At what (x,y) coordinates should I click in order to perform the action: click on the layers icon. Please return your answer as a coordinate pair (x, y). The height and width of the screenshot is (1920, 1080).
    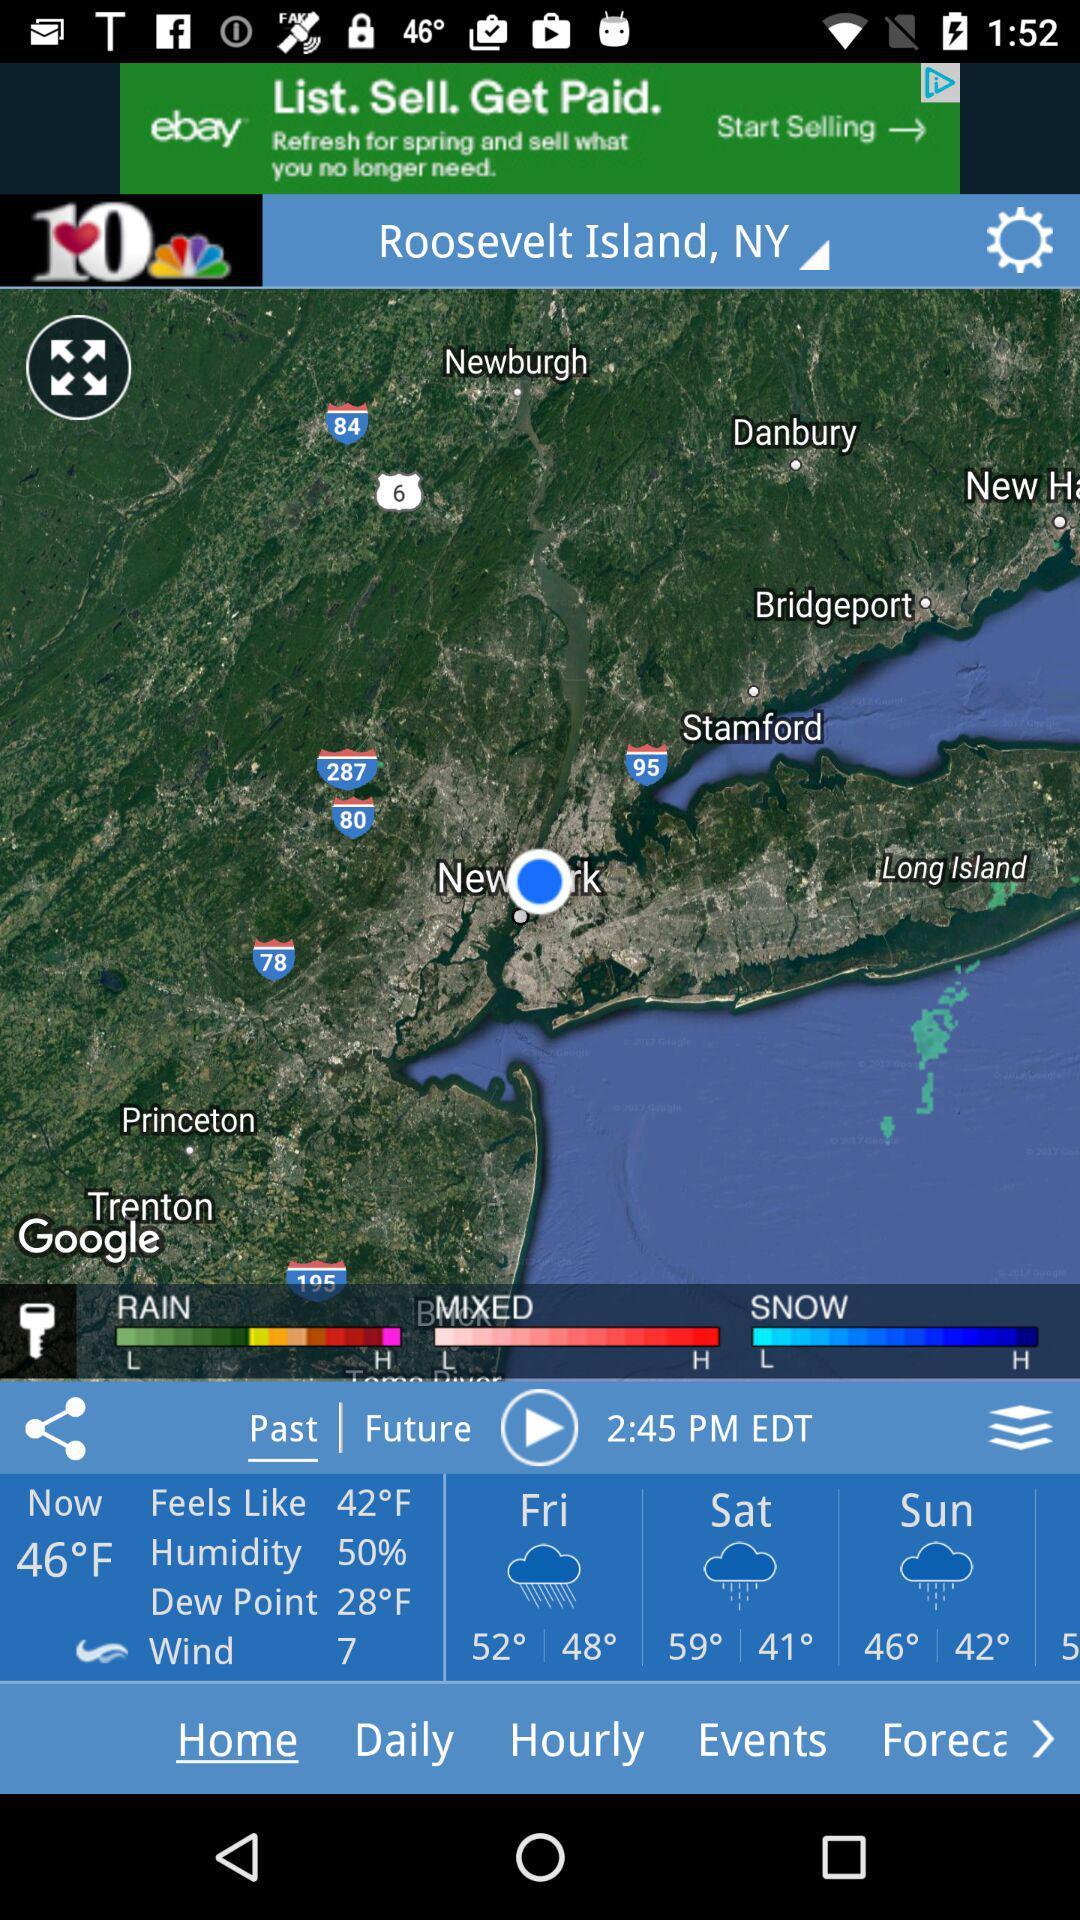
    Looking at the image, I should click on (1020, 1426).